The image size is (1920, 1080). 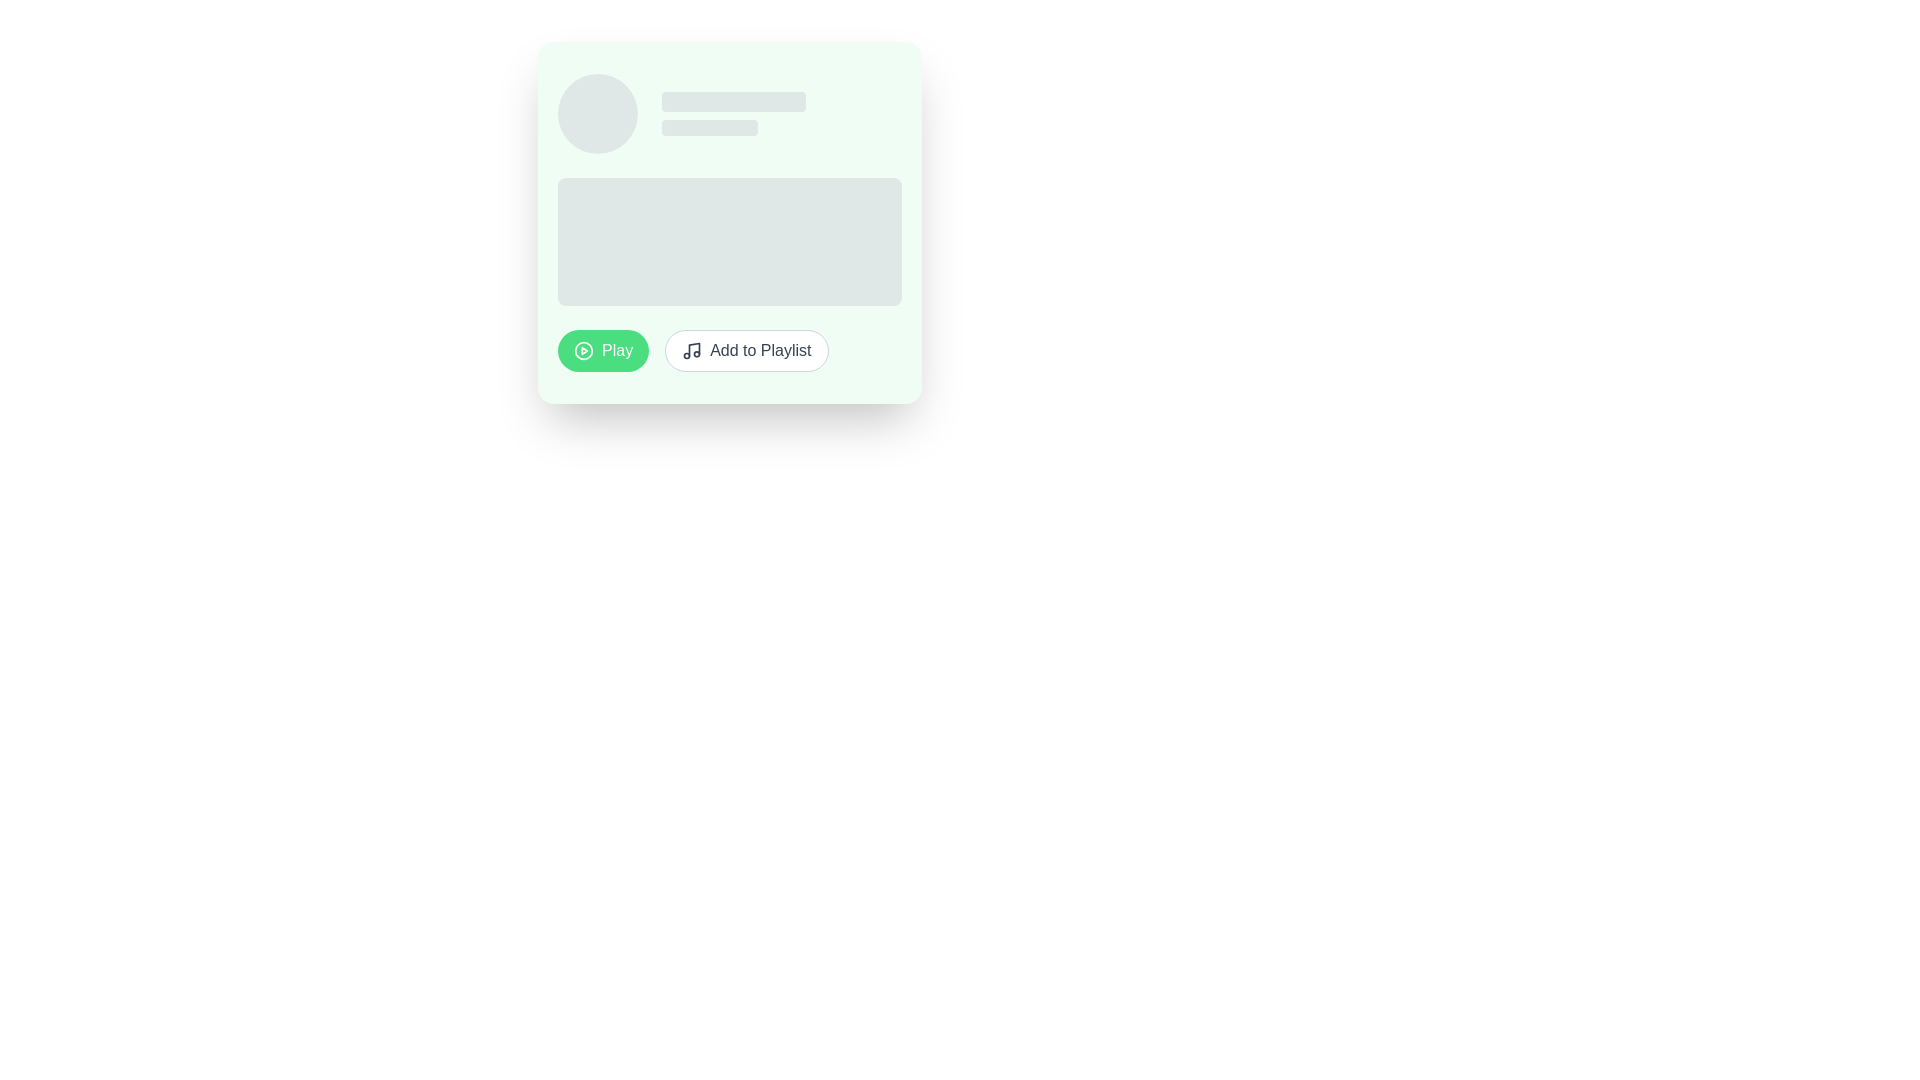 What do you see at coordinates (781, 114) in the screenshot?
I see `the light gray, animated pulse effect Placeholder component located to the right of the circular placeholder` at bounding box center [781, 114].